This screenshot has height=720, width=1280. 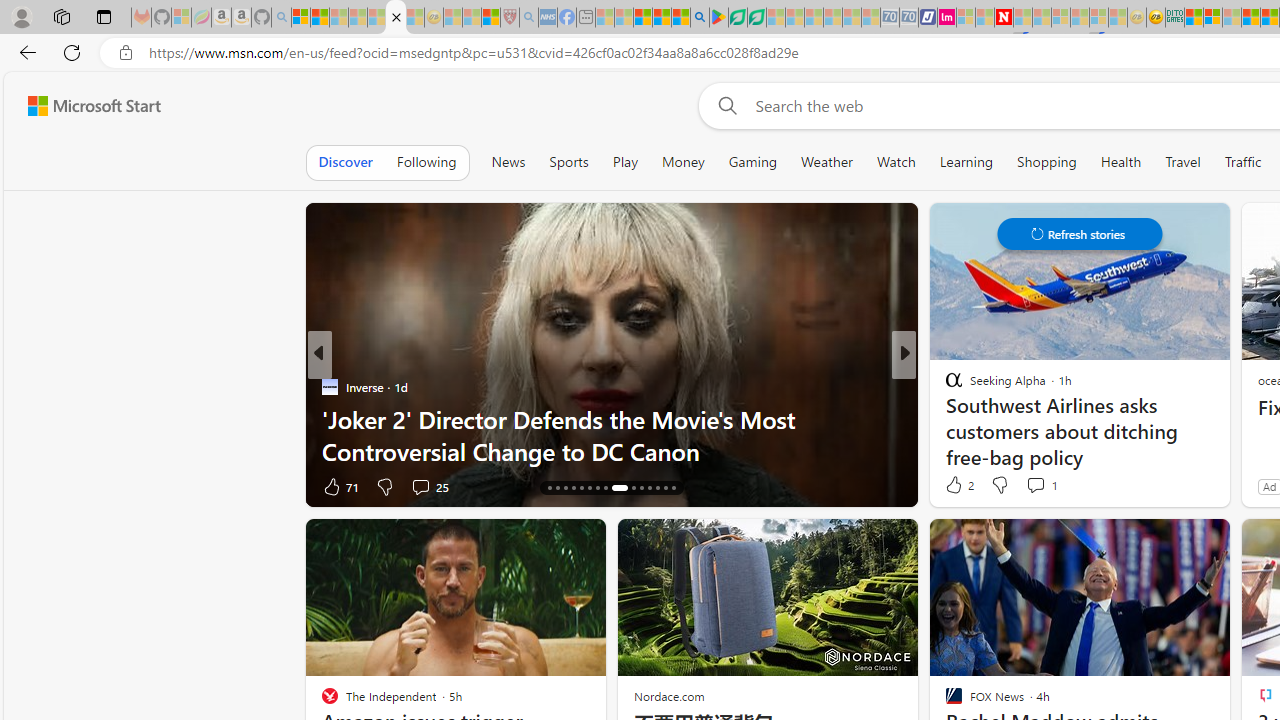 What do you see at coordinates (751, 161) in the screenshot?
I see `'Gaming'` at bounding box center [751, 161].